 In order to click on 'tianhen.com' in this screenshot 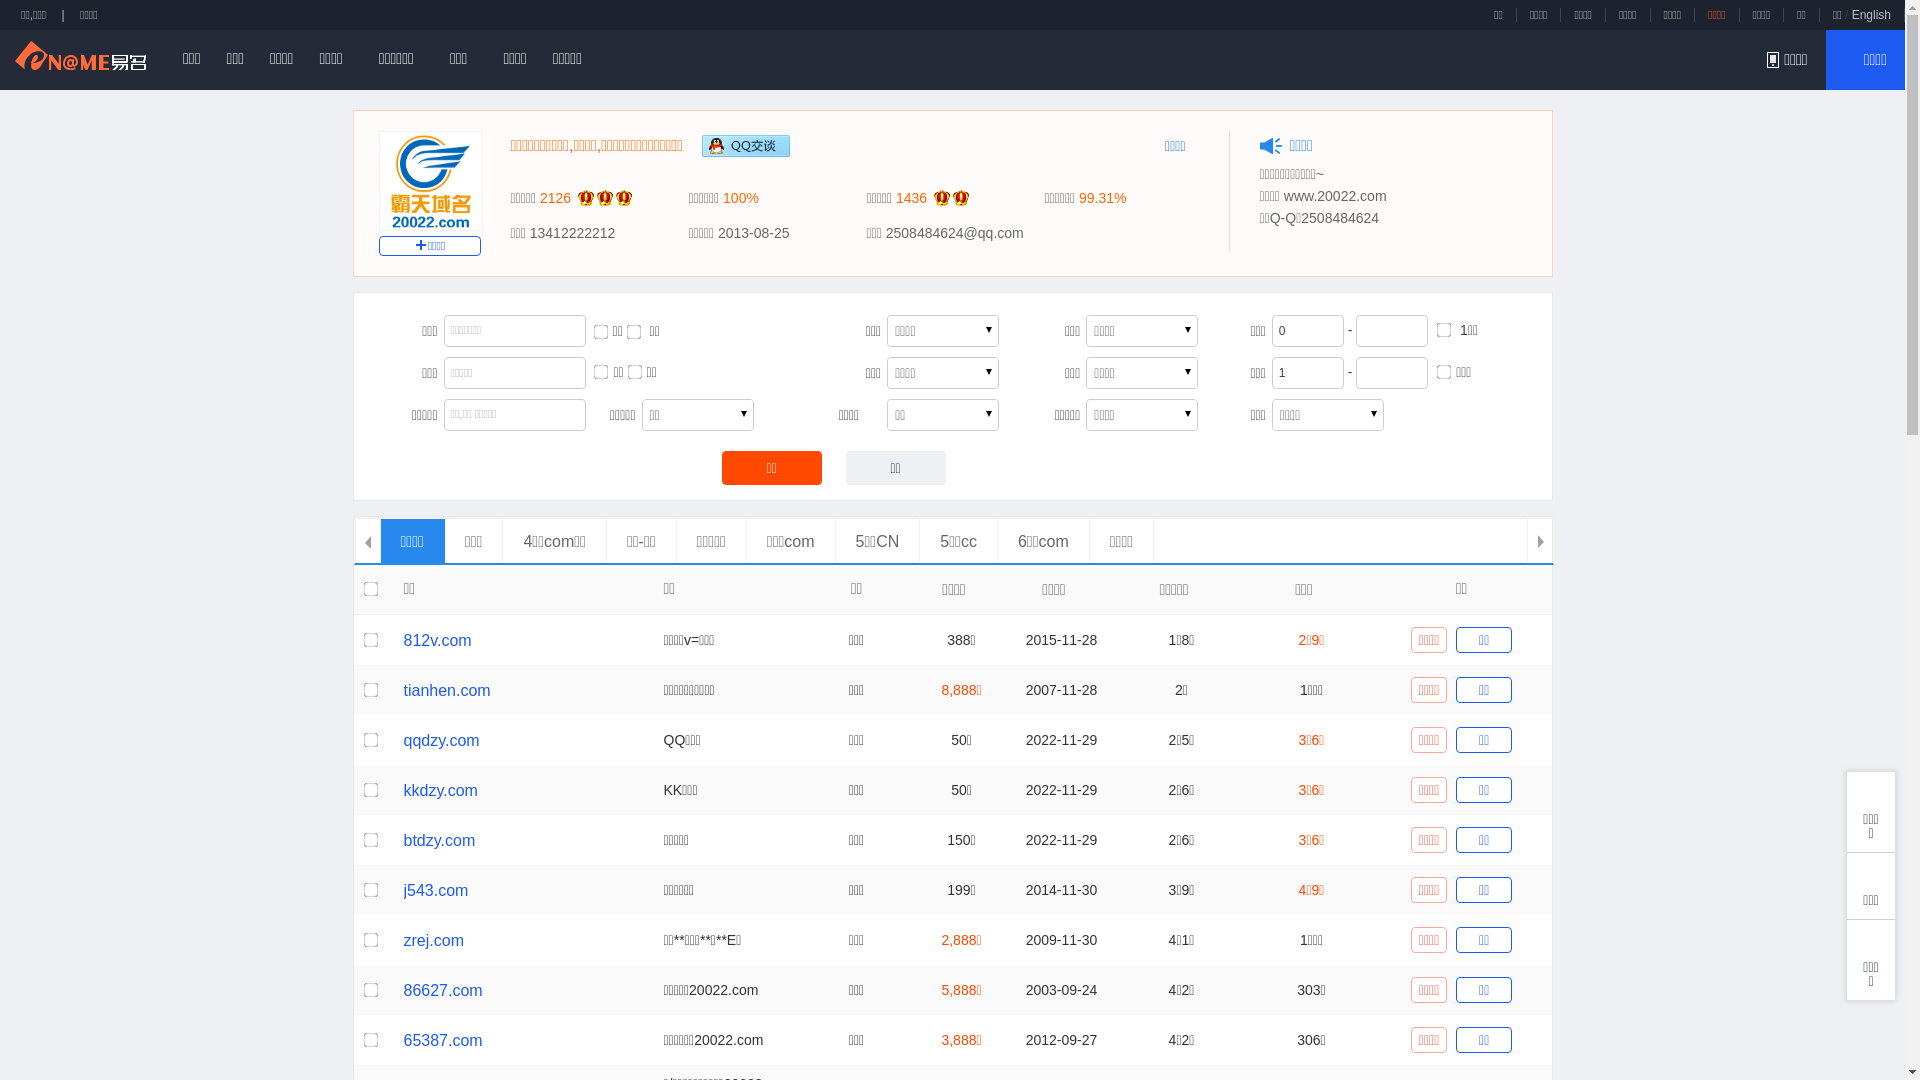, I will do `click(446, 689)`.